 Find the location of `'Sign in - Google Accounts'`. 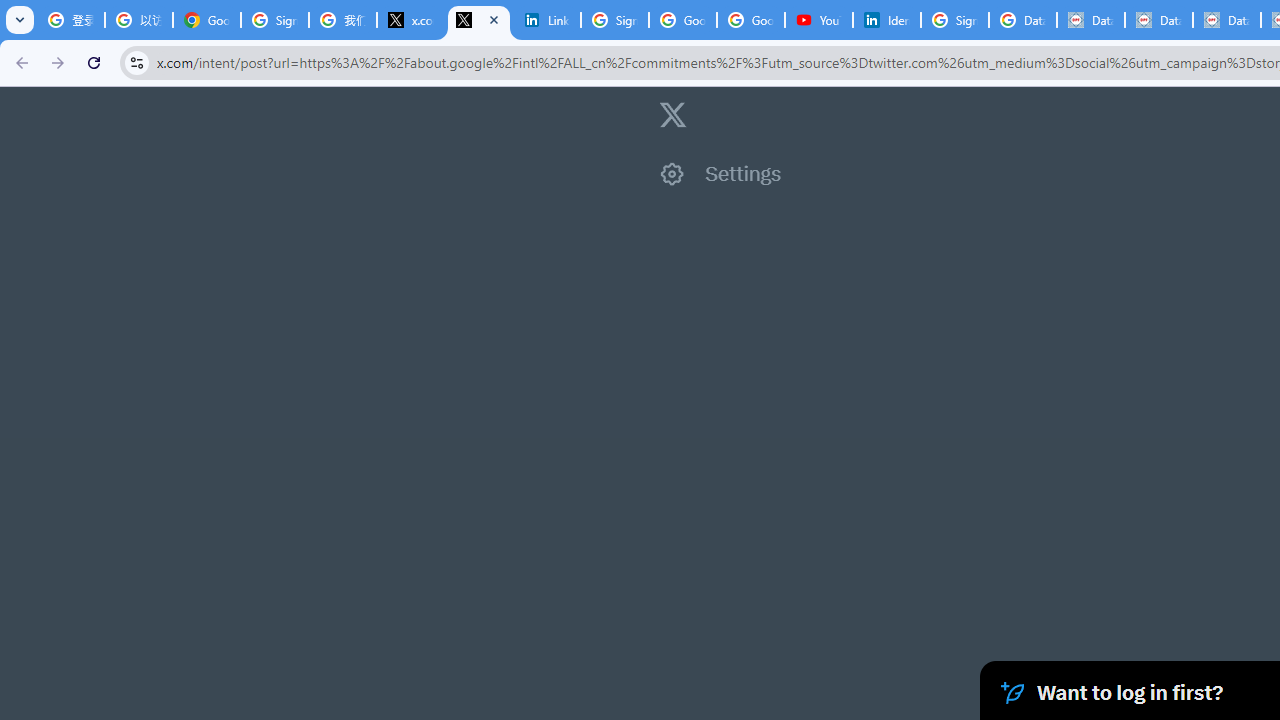

'Sign in - Google Accounts' is located at coordinates (614, 20).